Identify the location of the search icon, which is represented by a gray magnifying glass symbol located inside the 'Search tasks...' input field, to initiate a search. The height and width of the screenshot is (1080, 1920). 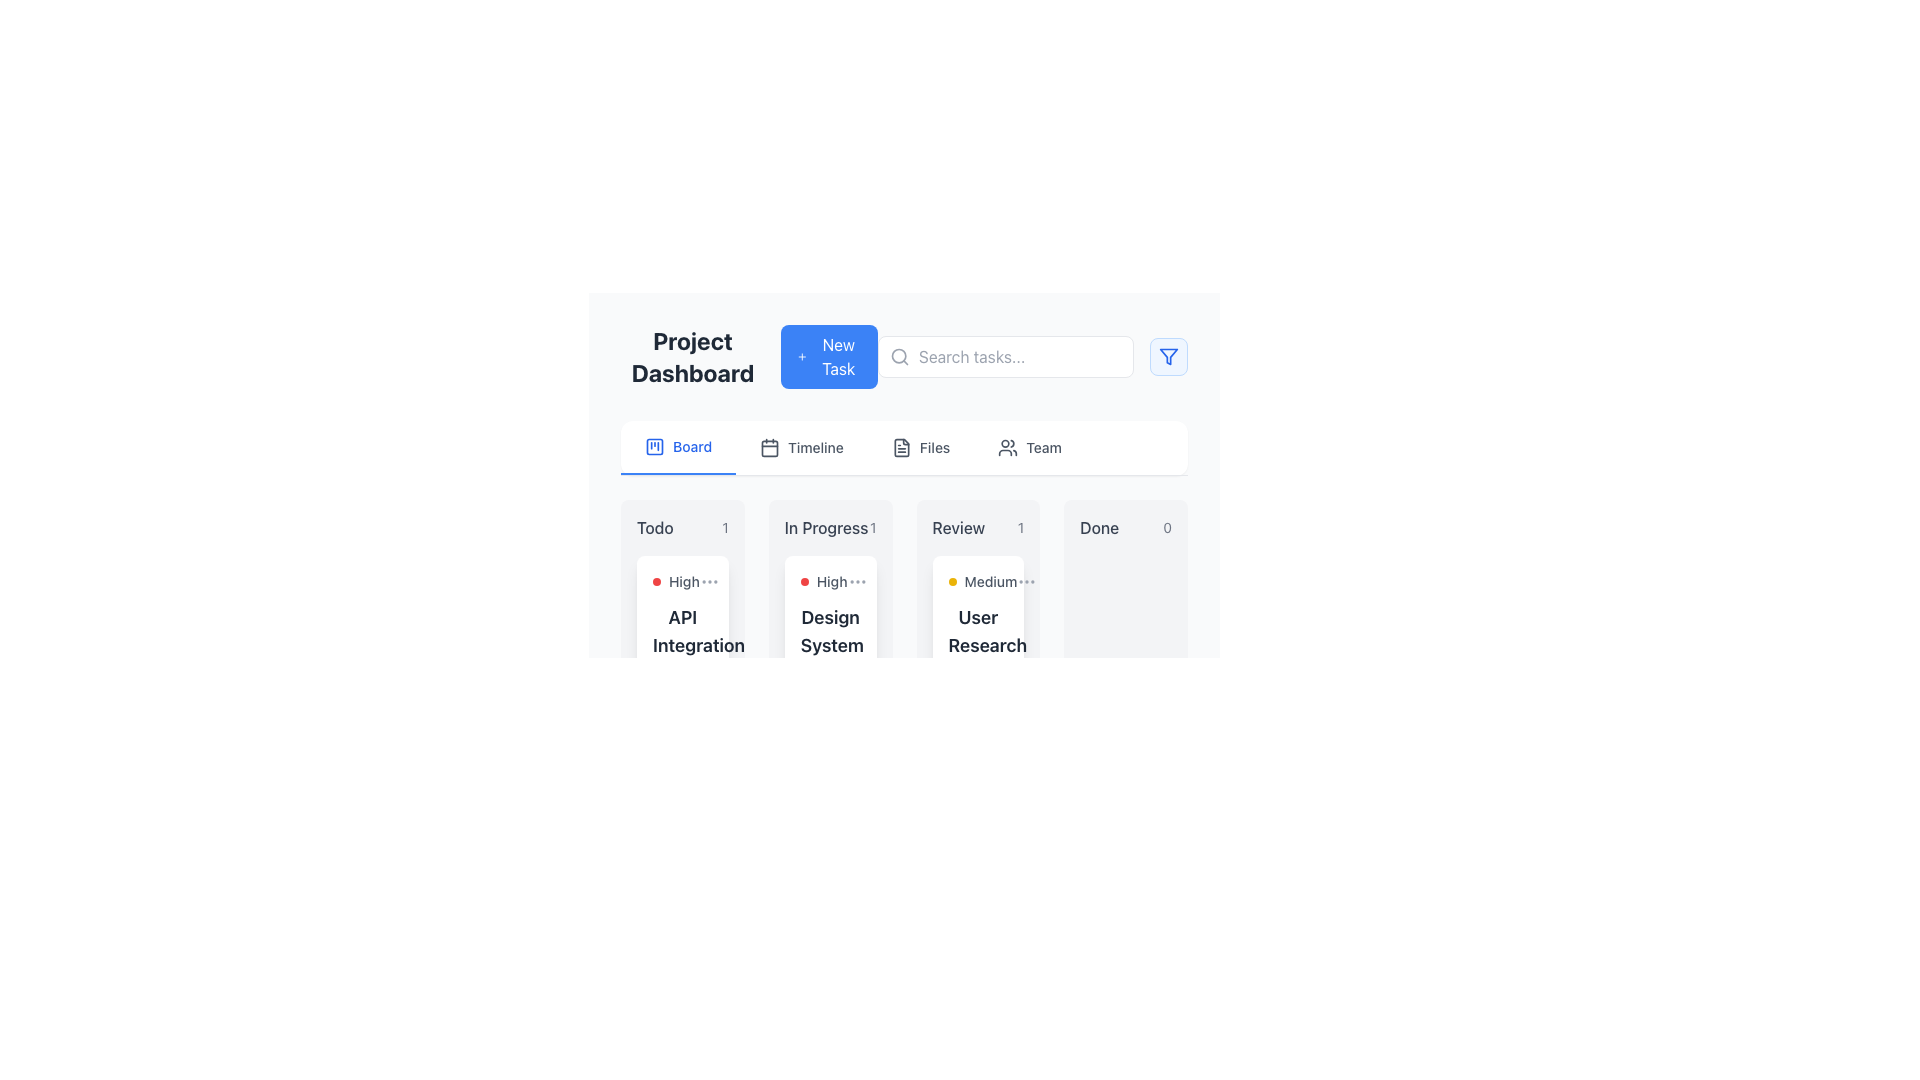
(899, 356).